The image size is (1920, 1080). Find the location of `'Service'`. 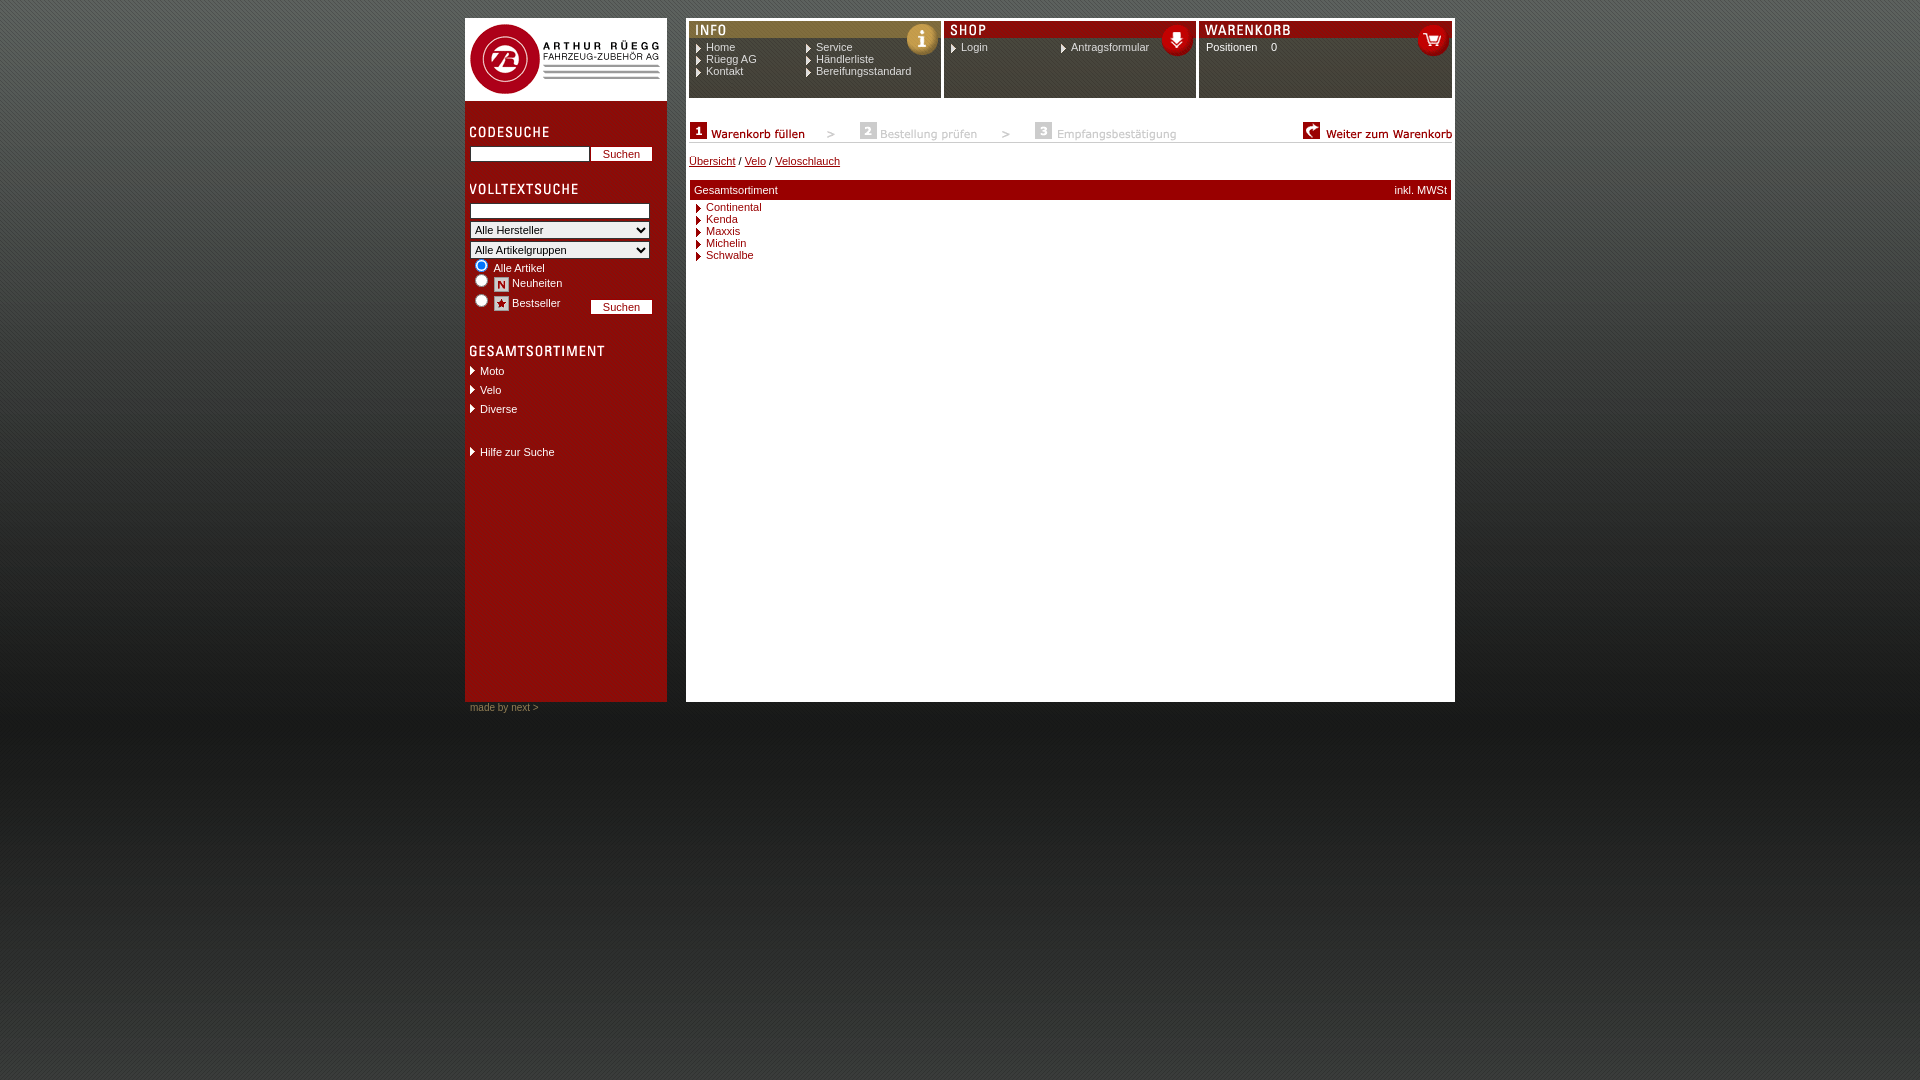

'Service' is located at coordinates (873, 45).